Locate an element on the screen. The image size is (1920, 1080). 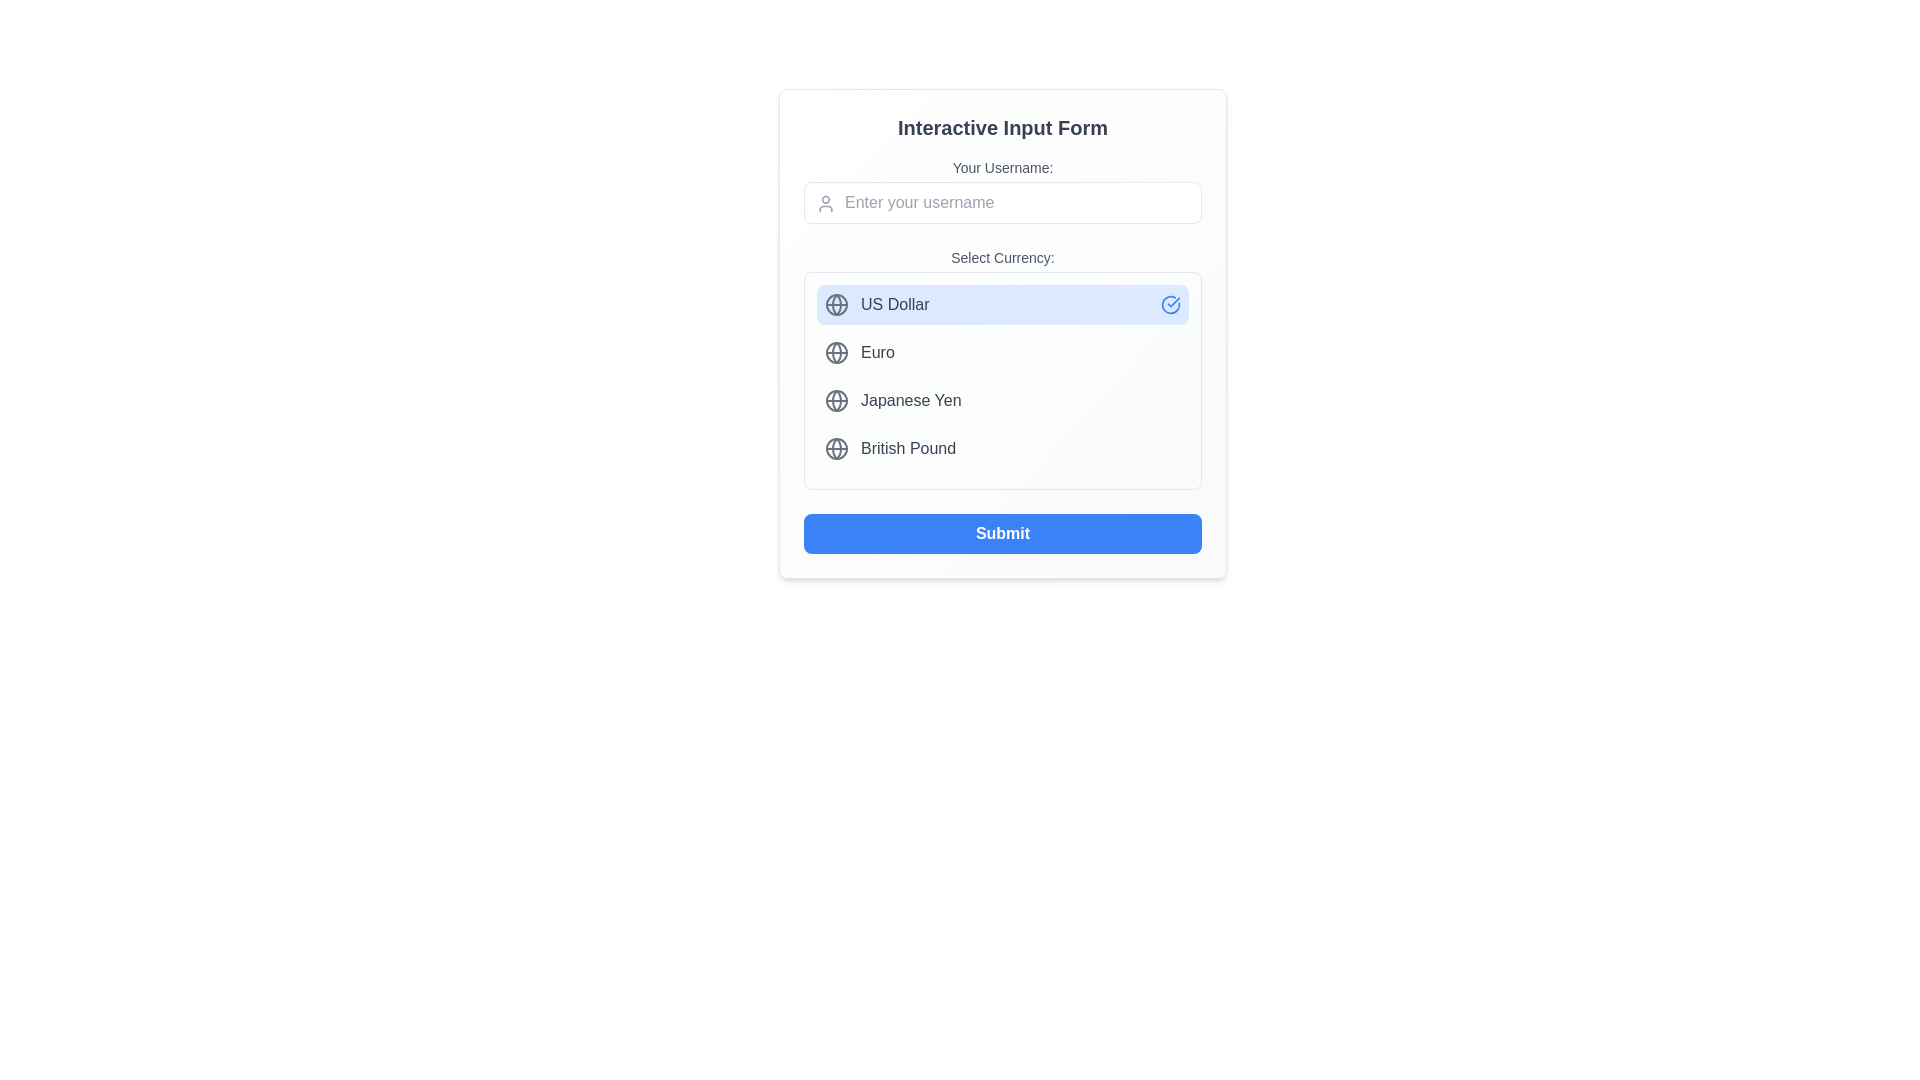
the decorative SVG element that is part of the globe icon, located to the left of the 'US Dollar' currency option in the dropdown list is located at coordinates (836, 304).